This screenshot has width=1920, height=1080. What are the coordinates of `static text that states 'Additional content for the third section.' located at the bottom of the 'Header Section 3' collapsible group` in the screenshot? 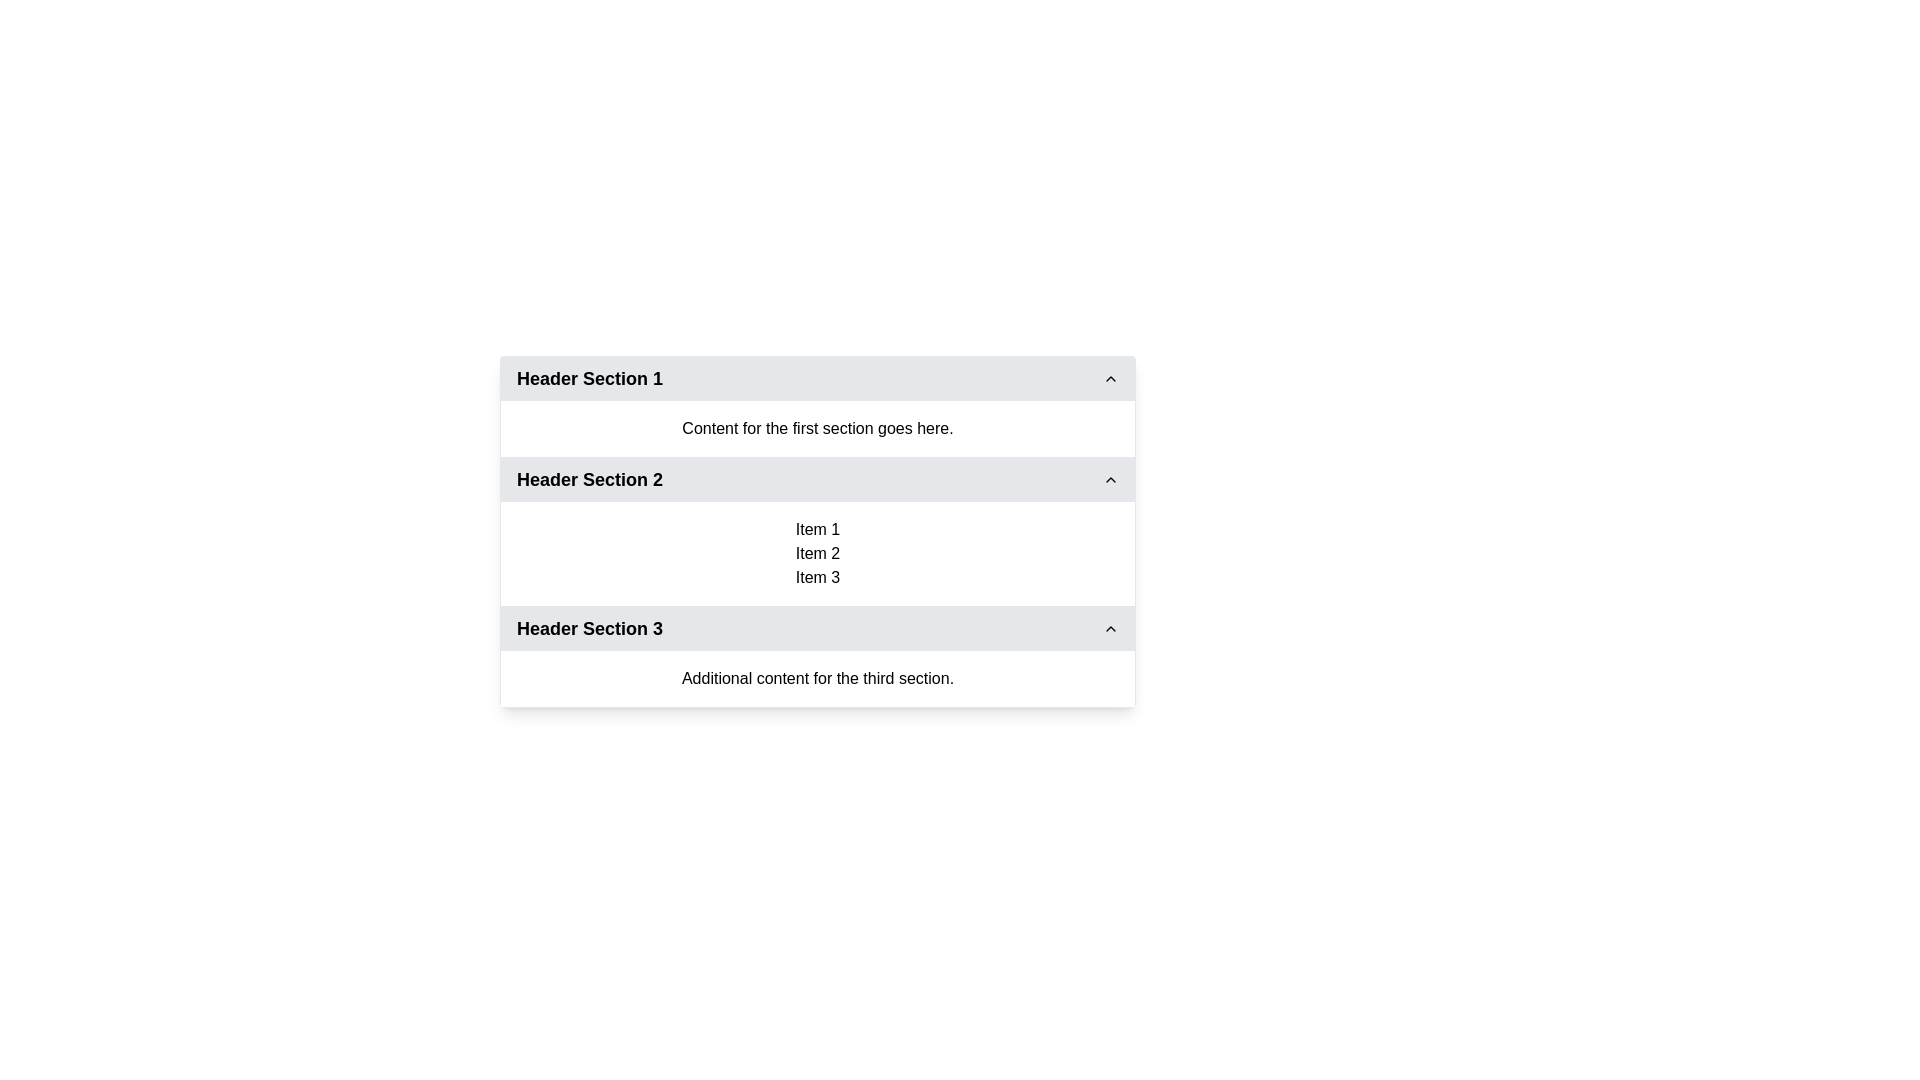 It's located at (817, 677).